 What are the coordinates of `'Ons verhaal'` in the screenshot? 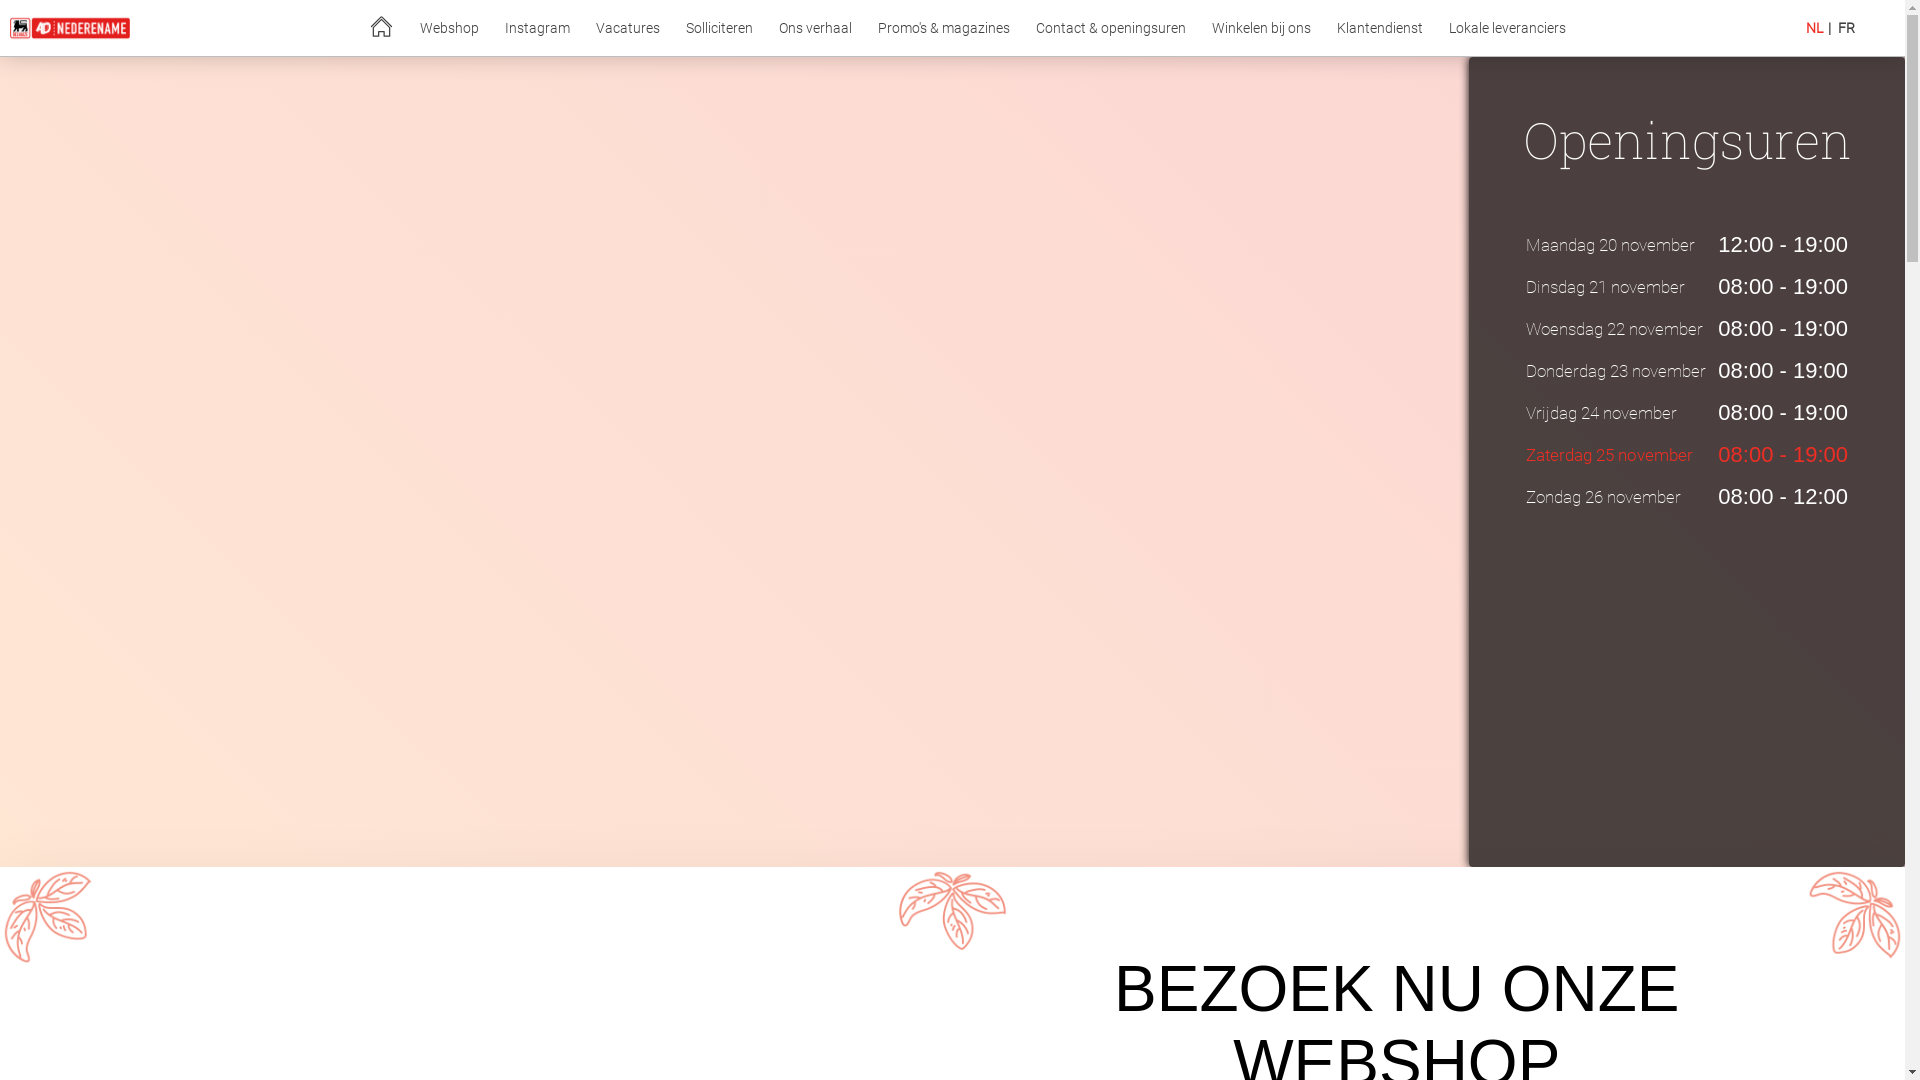 It's located at (815, 27).